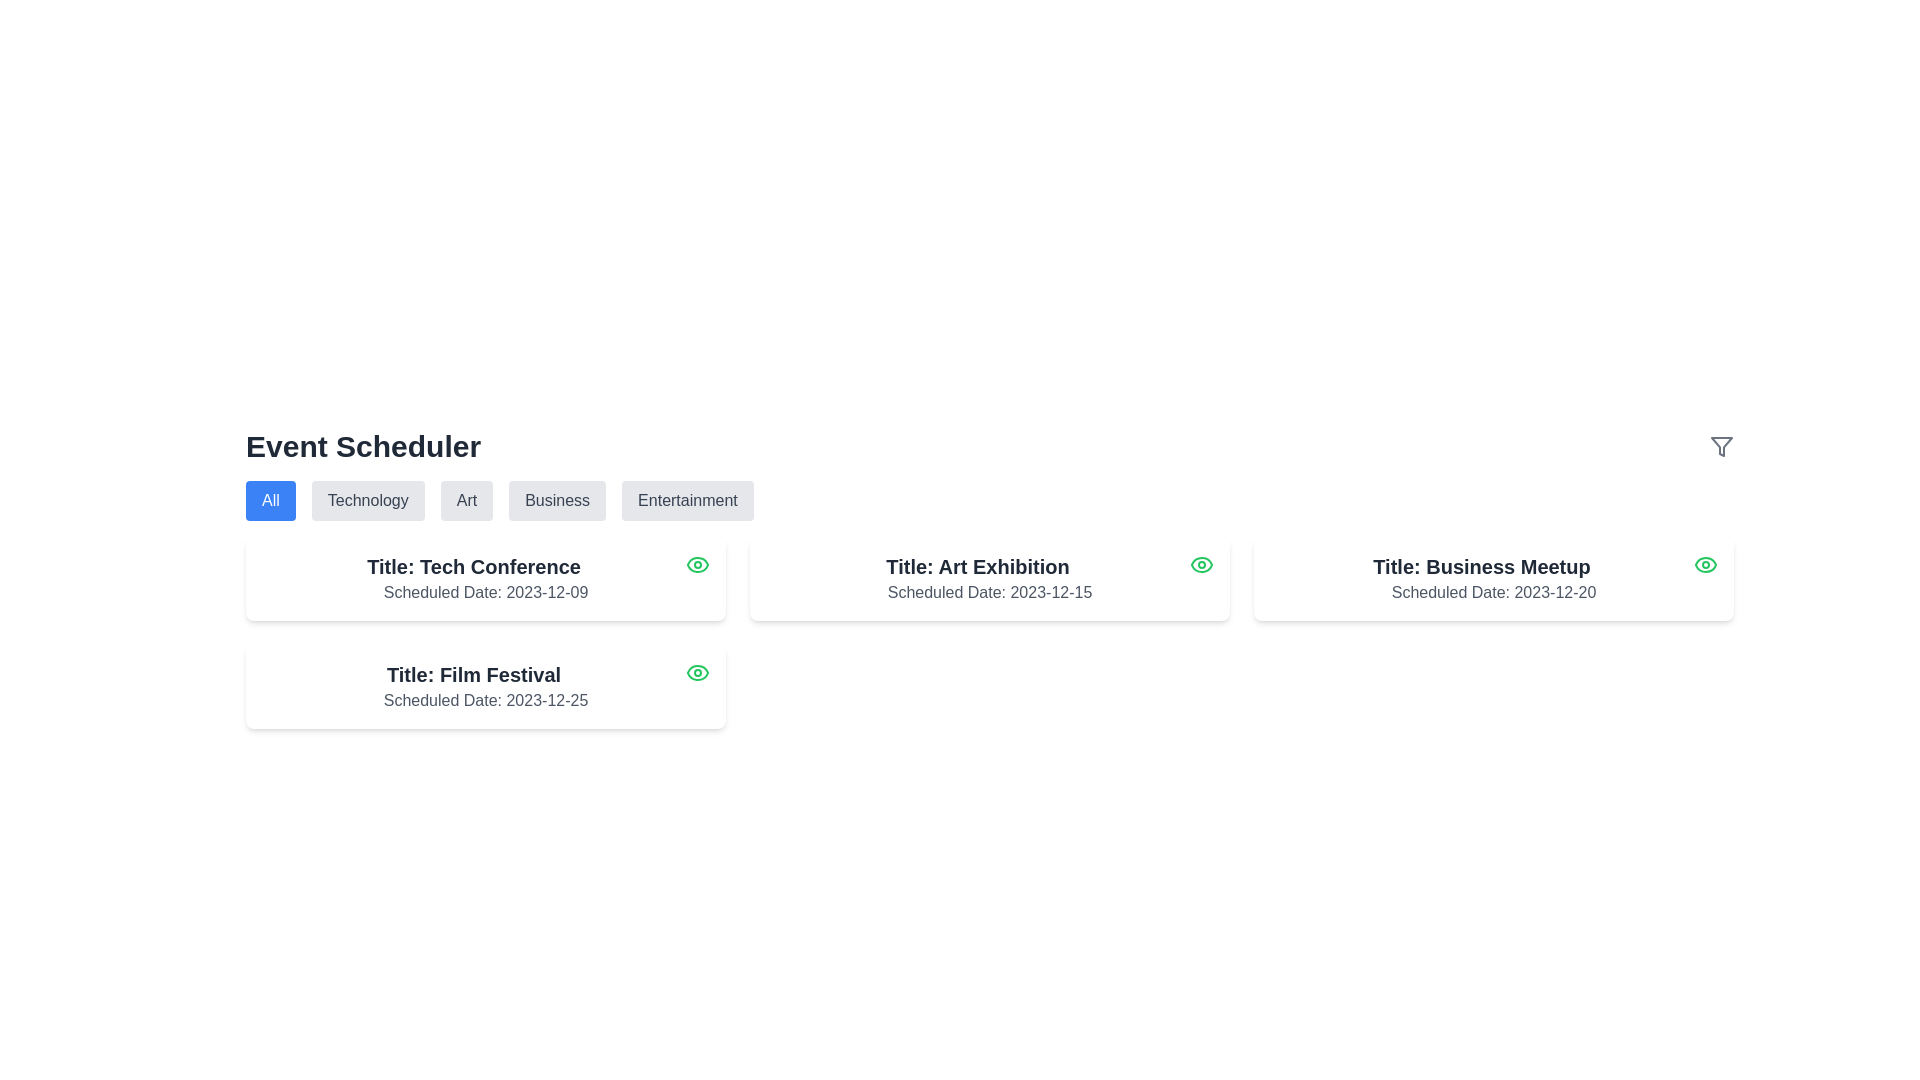 Image resolution: width=1920 pixels, height=1080 pixels. I want to click on the static text displaying 'Scheduled Date: 2023-12-09', which is positioned below the title 'Title: Tech Conference' in the top-left card of the event grid layout, so click(485, 592).